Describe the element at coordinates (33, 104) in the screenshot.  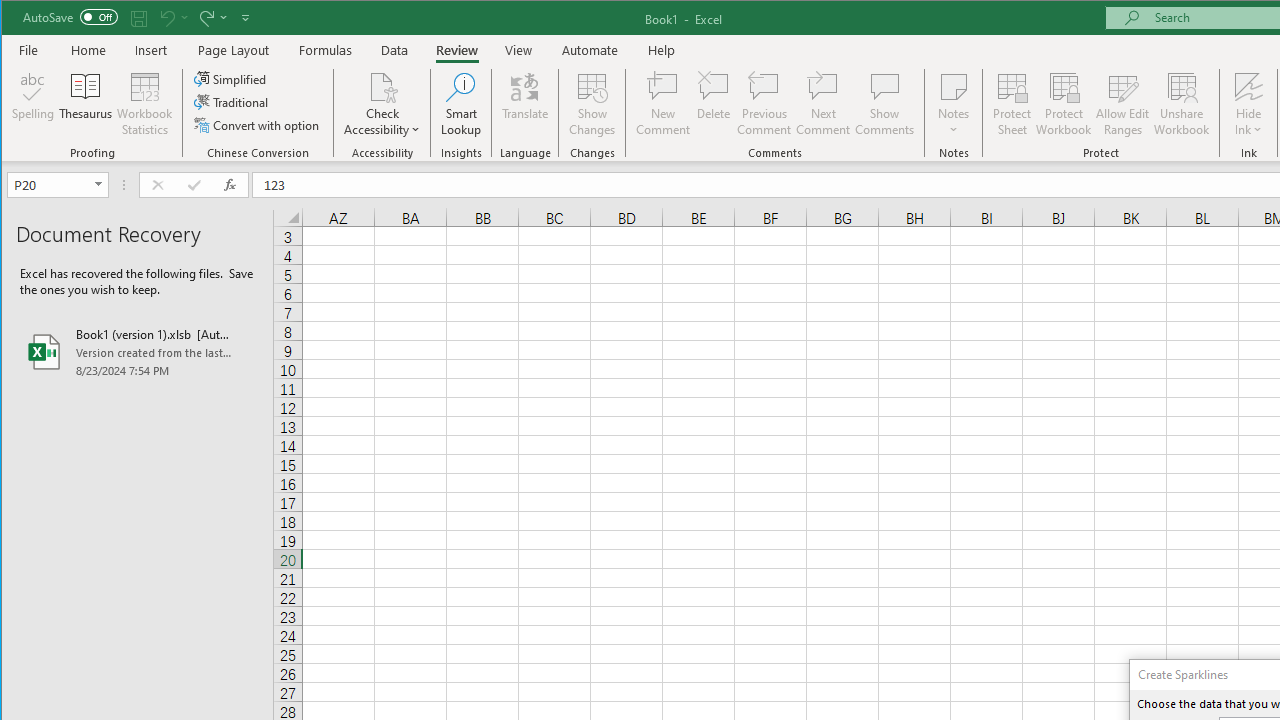
I see `'Spelling...'` at that location.